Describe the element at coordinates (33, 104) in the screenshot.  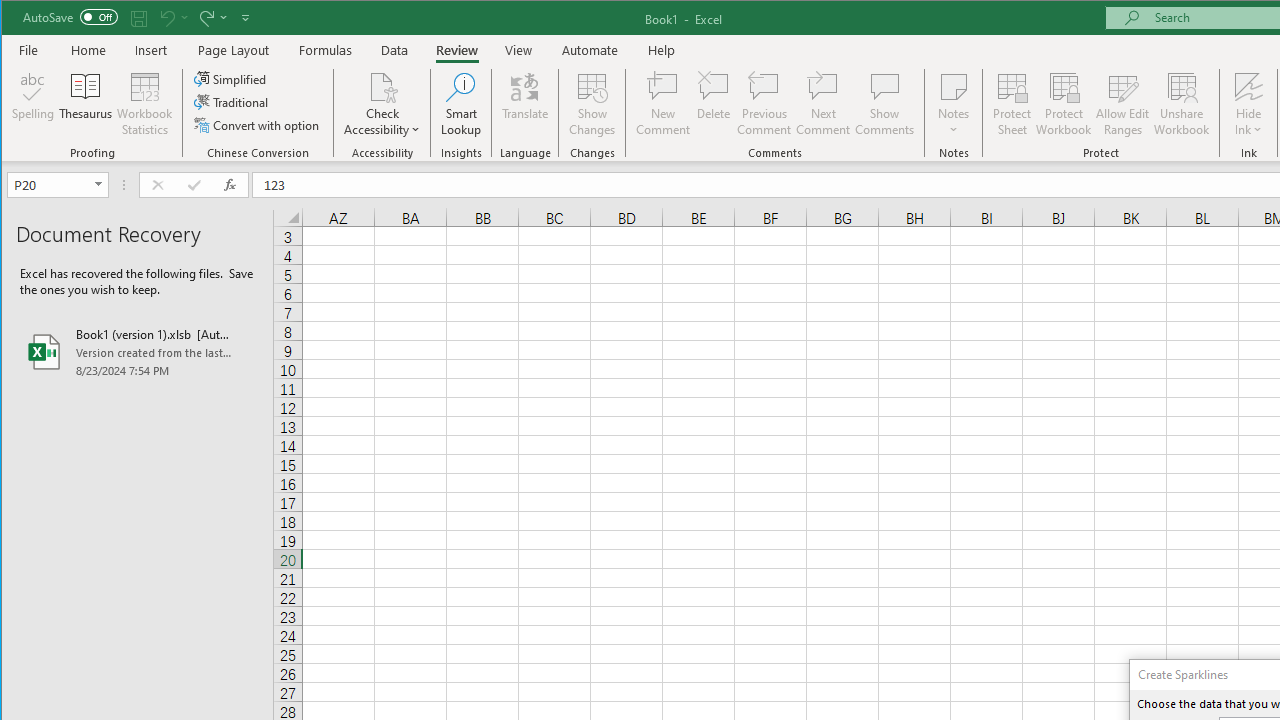
I see `'Spelling...'` at that location.